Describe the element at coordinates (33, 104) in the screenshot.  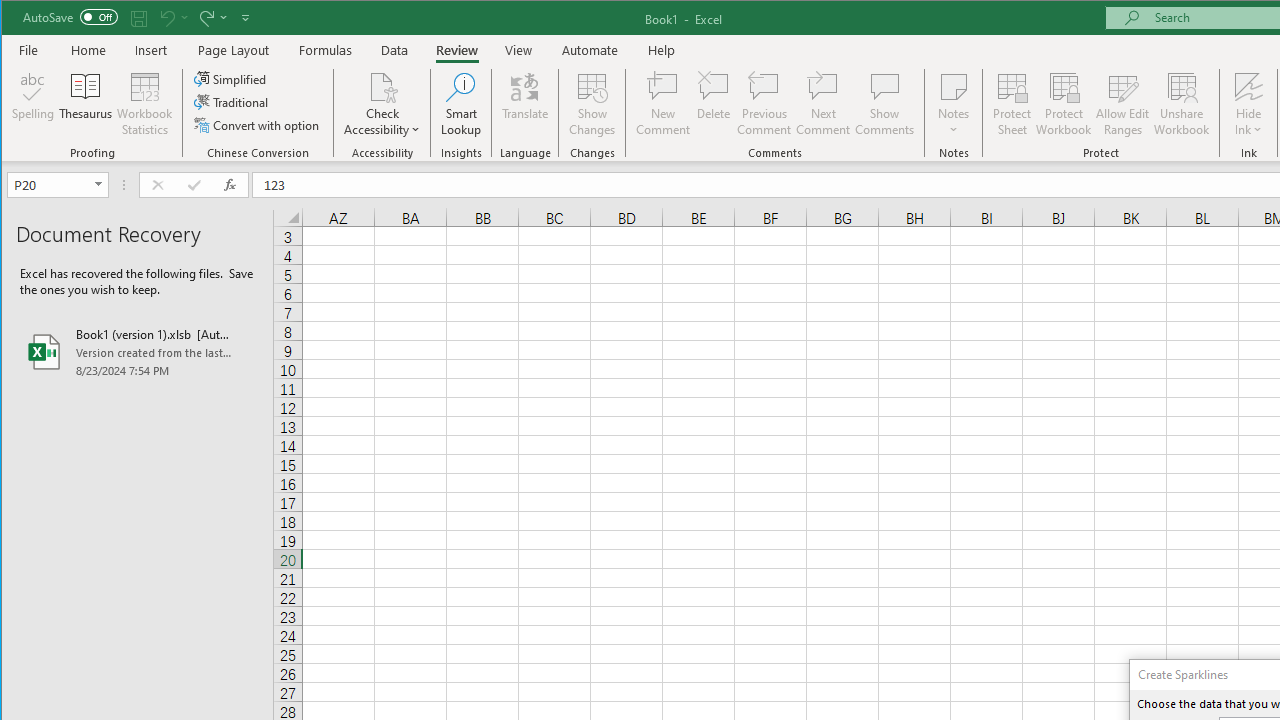
I see `'Spelling...'` at that location.